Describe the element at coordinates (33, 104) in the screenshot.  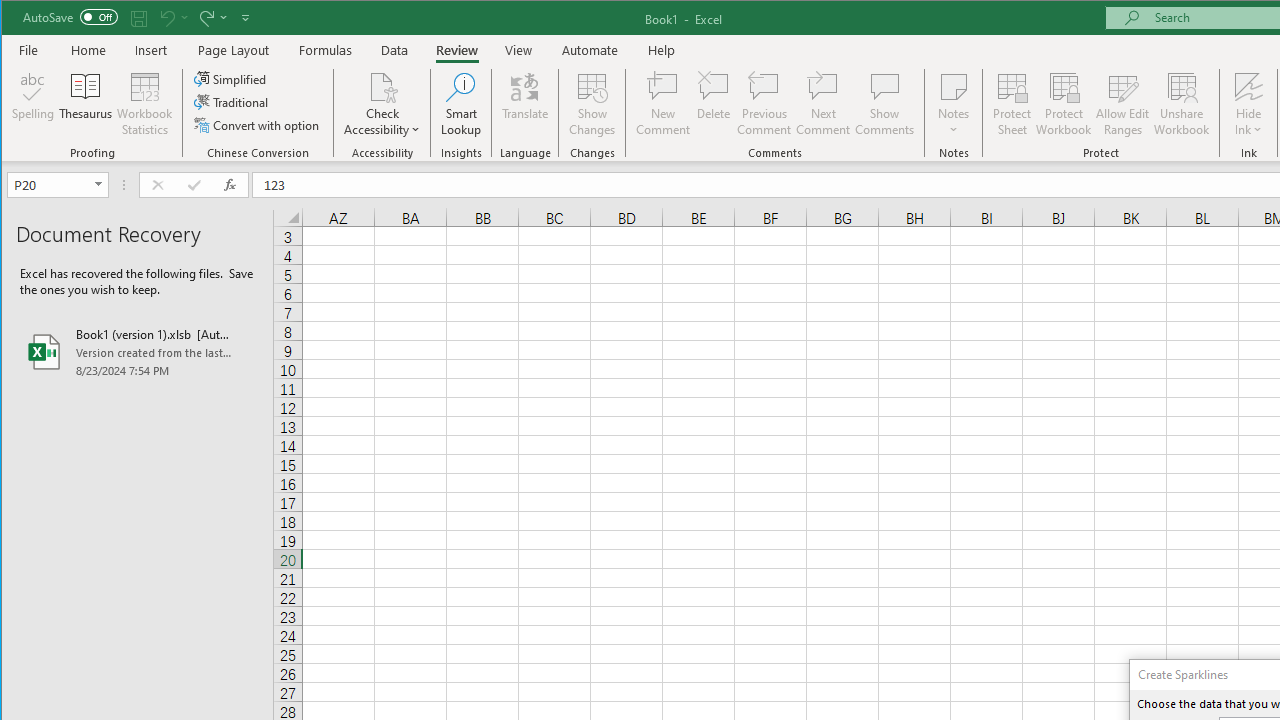
I see `'Spelling...'` at that location.